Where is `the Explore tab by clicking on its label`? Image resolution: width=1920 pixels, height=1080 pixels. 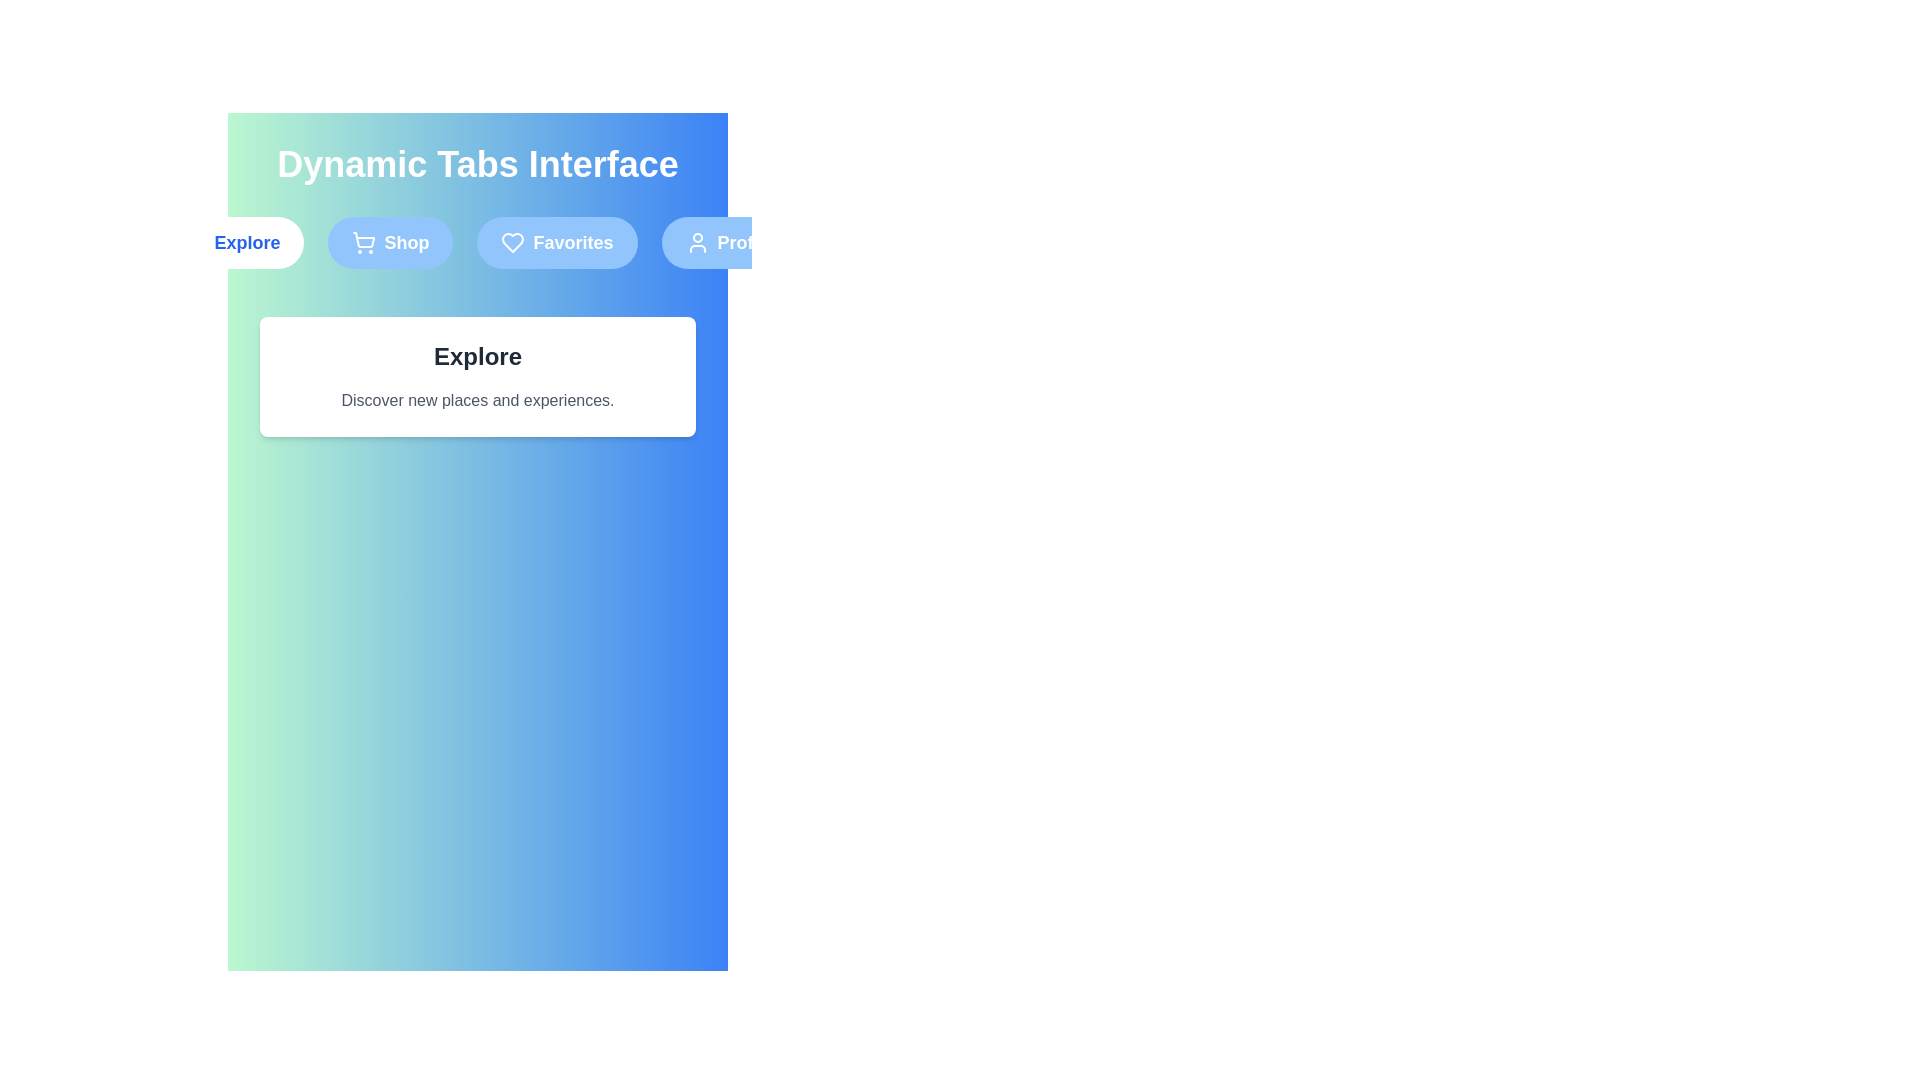 the Explore tab by clicking on its label is located at coordinates (231, 242).